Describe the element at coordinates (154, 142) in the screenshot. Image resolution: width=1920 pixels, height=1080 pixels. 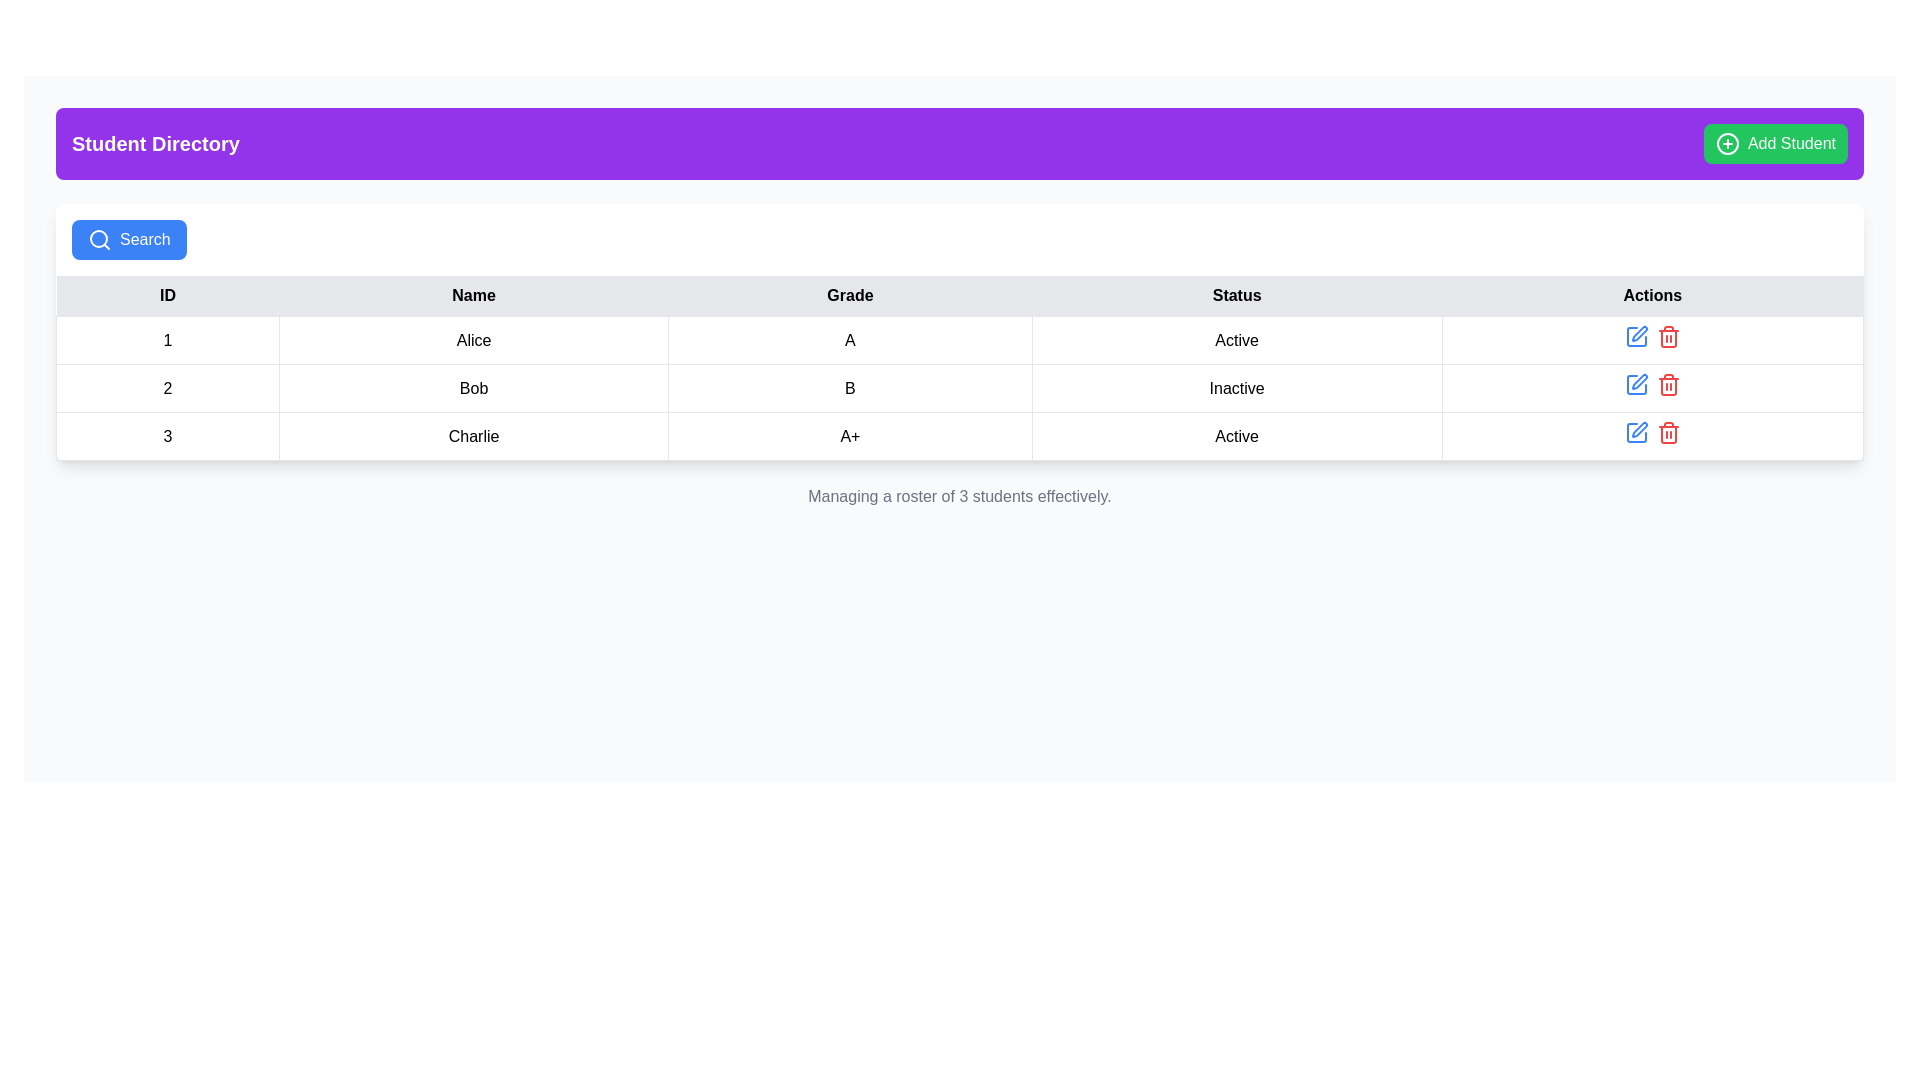
I see `the 'Student Directory' text label, which is prominently displayed in bold white text on a purple background in the top-left area of the header section` at that location.